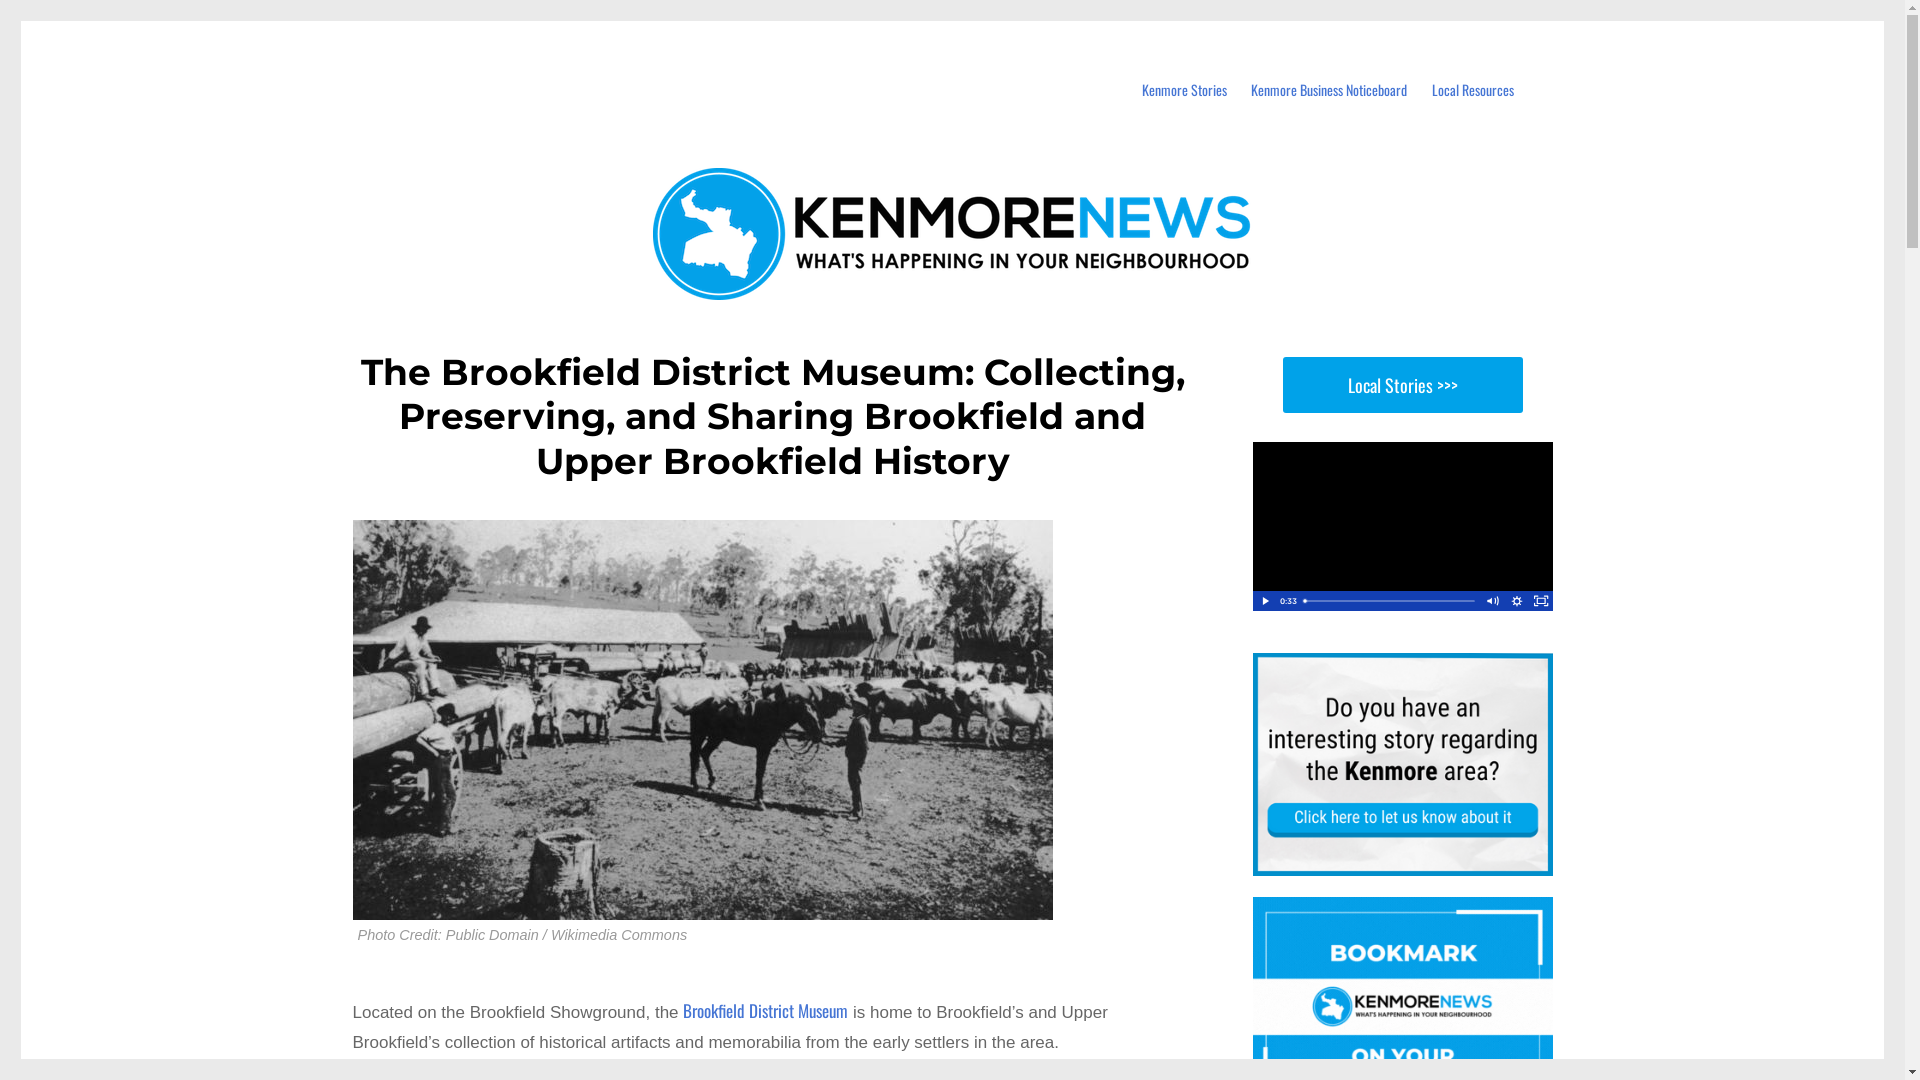  Describe the element at coordinates (1539, 600) in the screenshot. I see `'Fullscreen'` at that location.